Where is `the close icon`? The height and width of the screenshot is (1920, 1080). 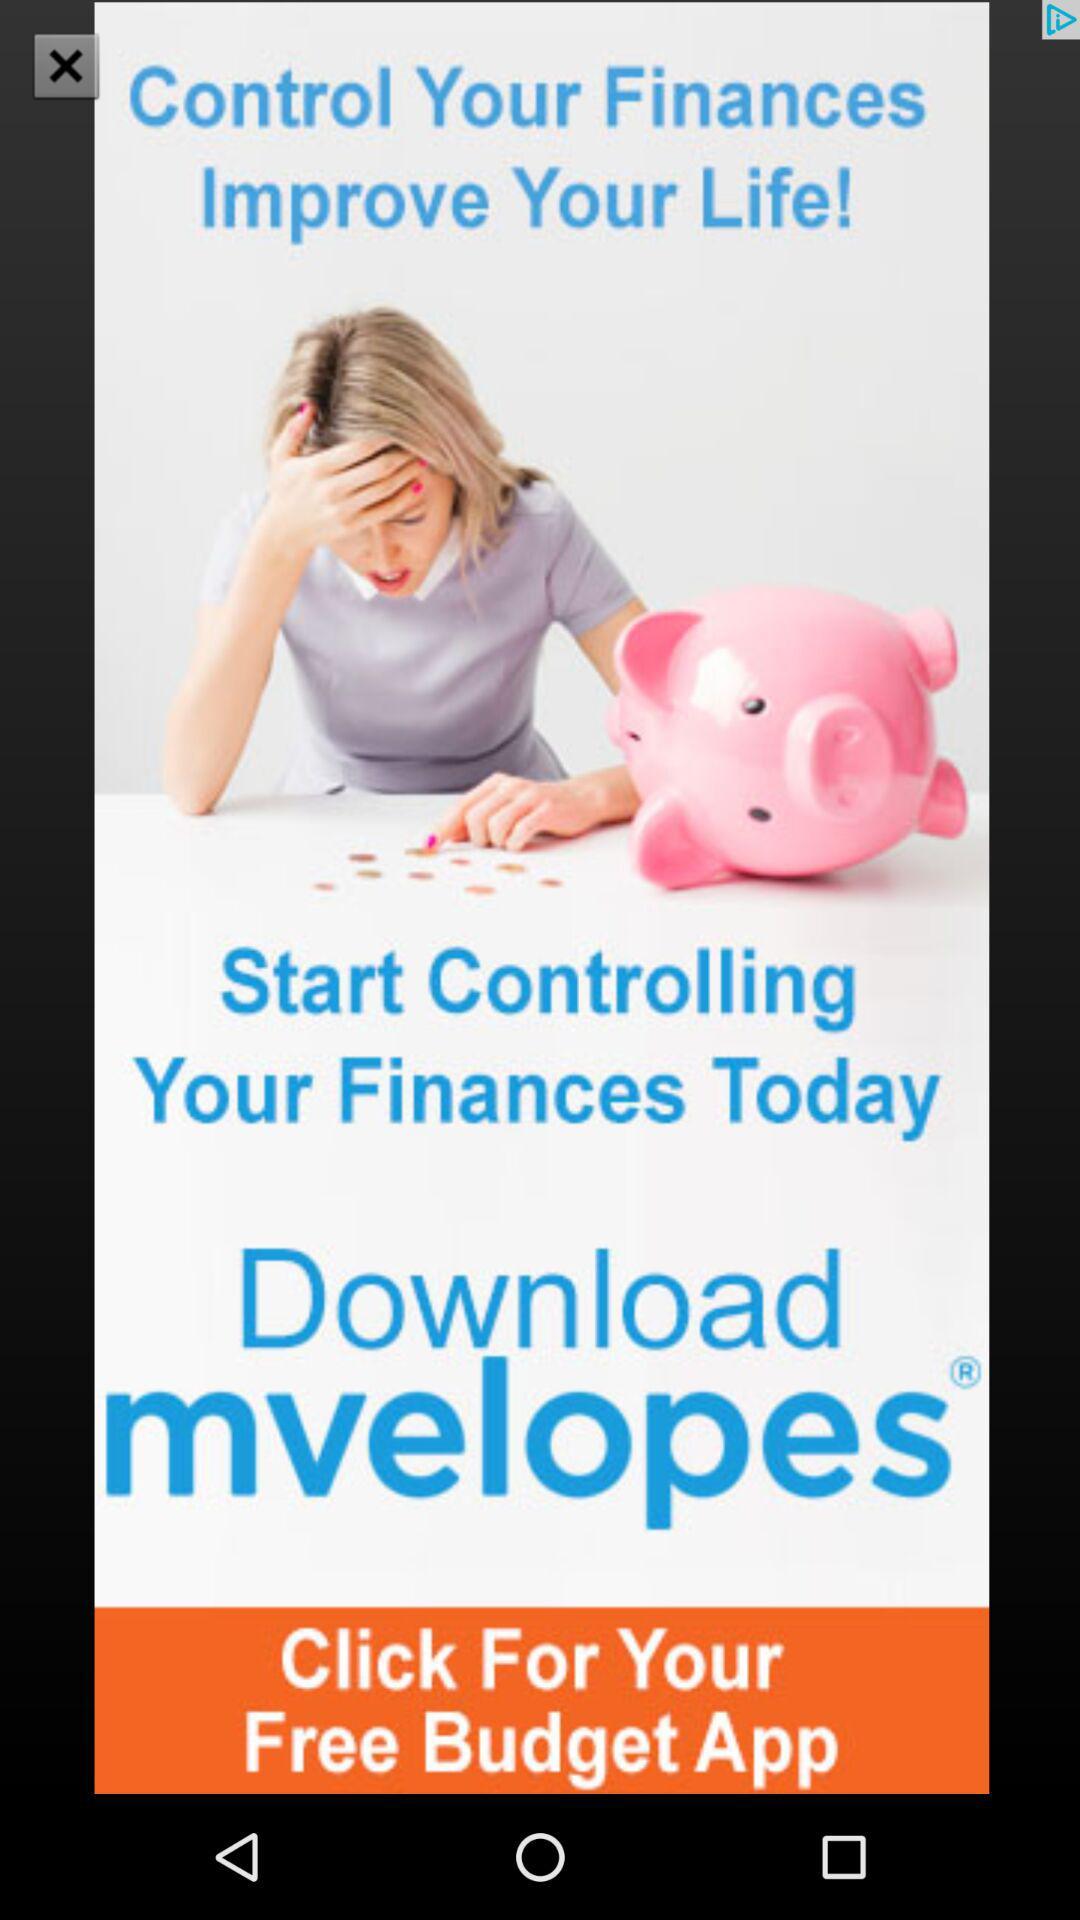
the close icon is located at coordinates (91, 97).